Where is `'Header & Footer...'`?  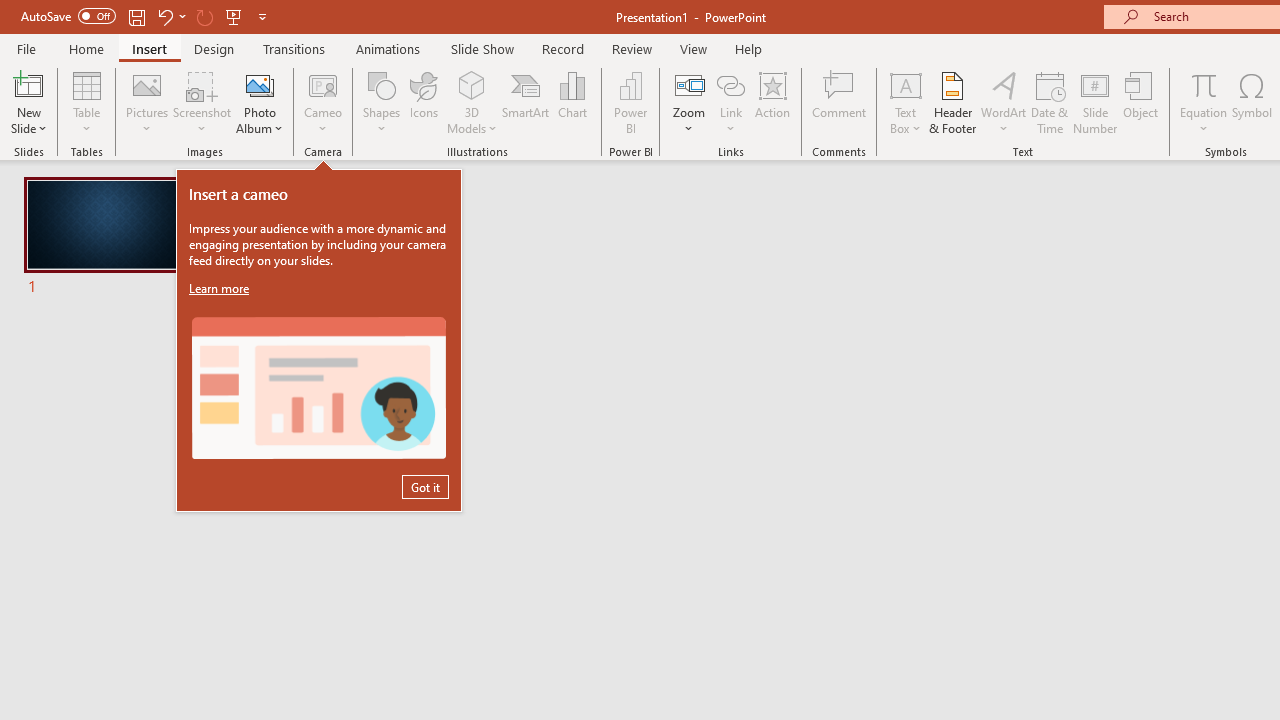
'Header & Footer...' is located at coordinates (951, 103).